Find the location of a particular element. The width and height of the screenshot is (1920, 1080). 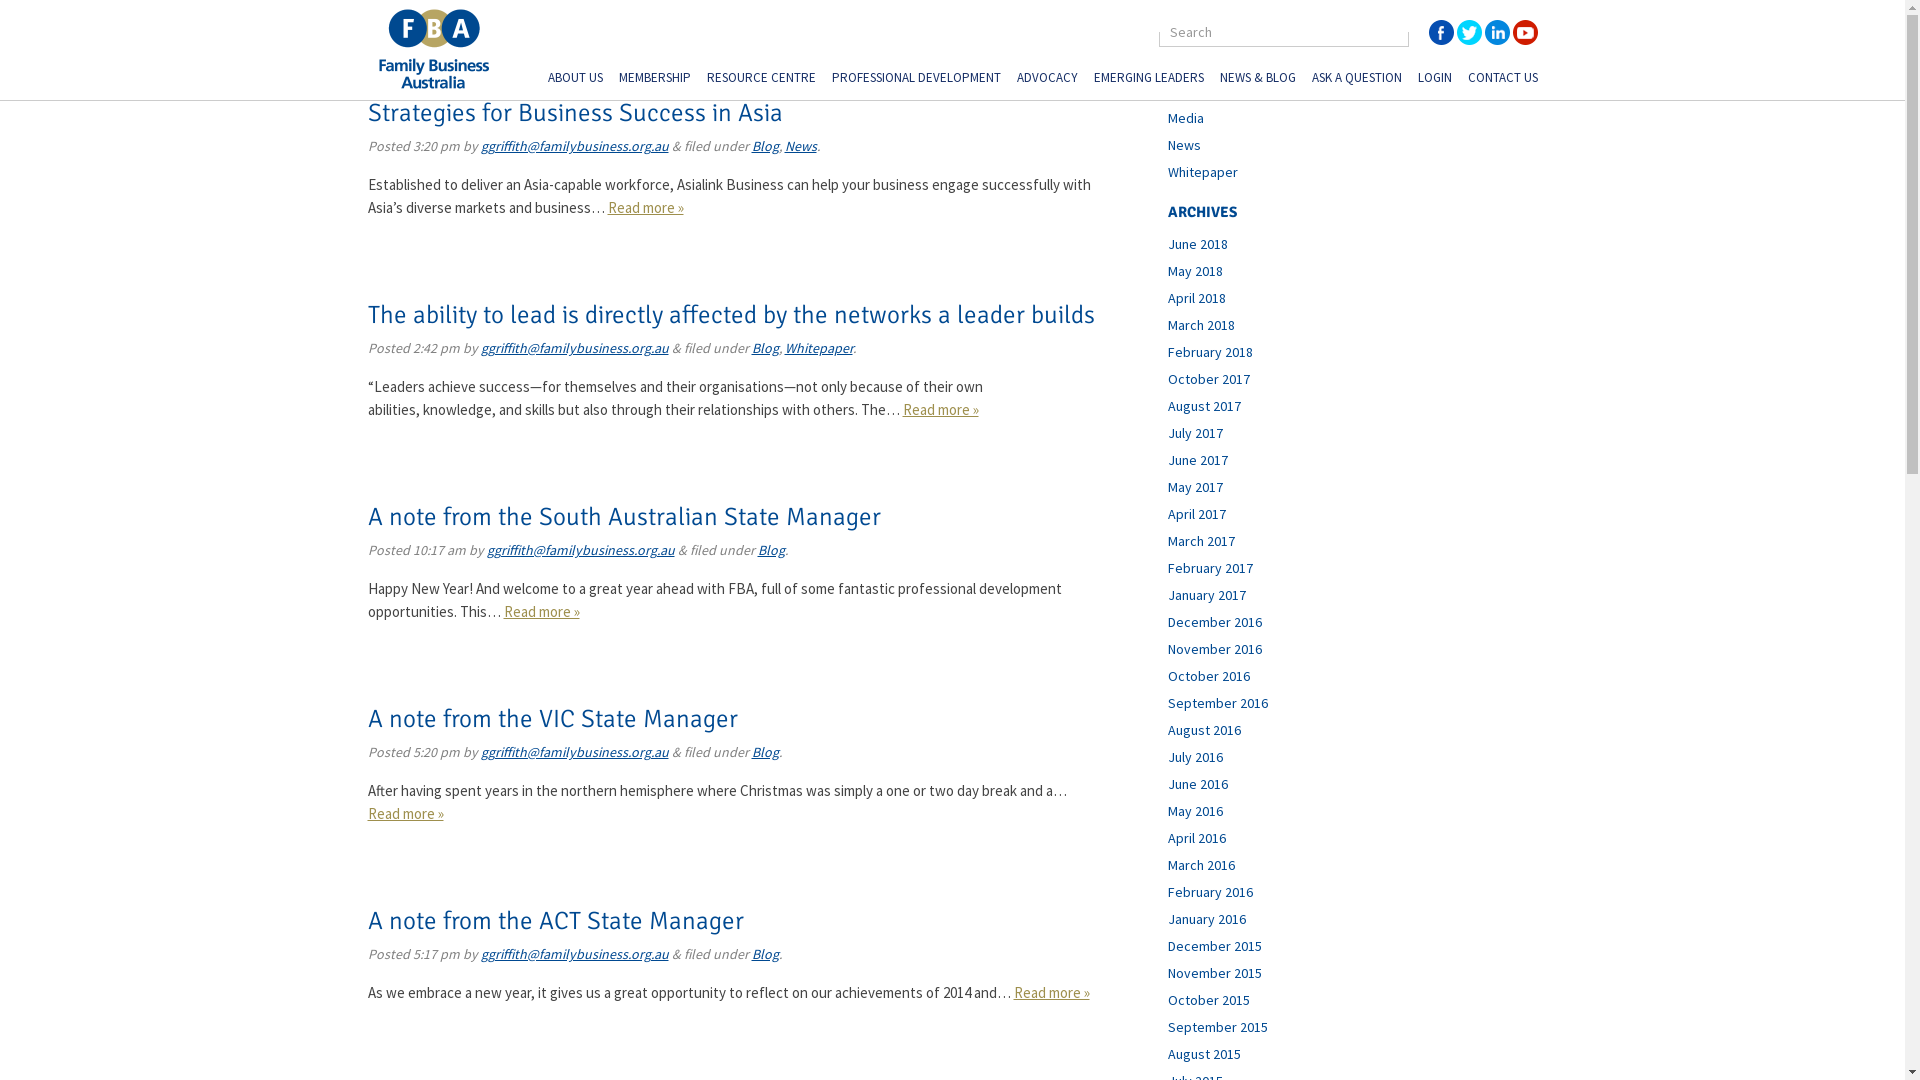

'CONTACT US' is located at coordinates (1502, 79).